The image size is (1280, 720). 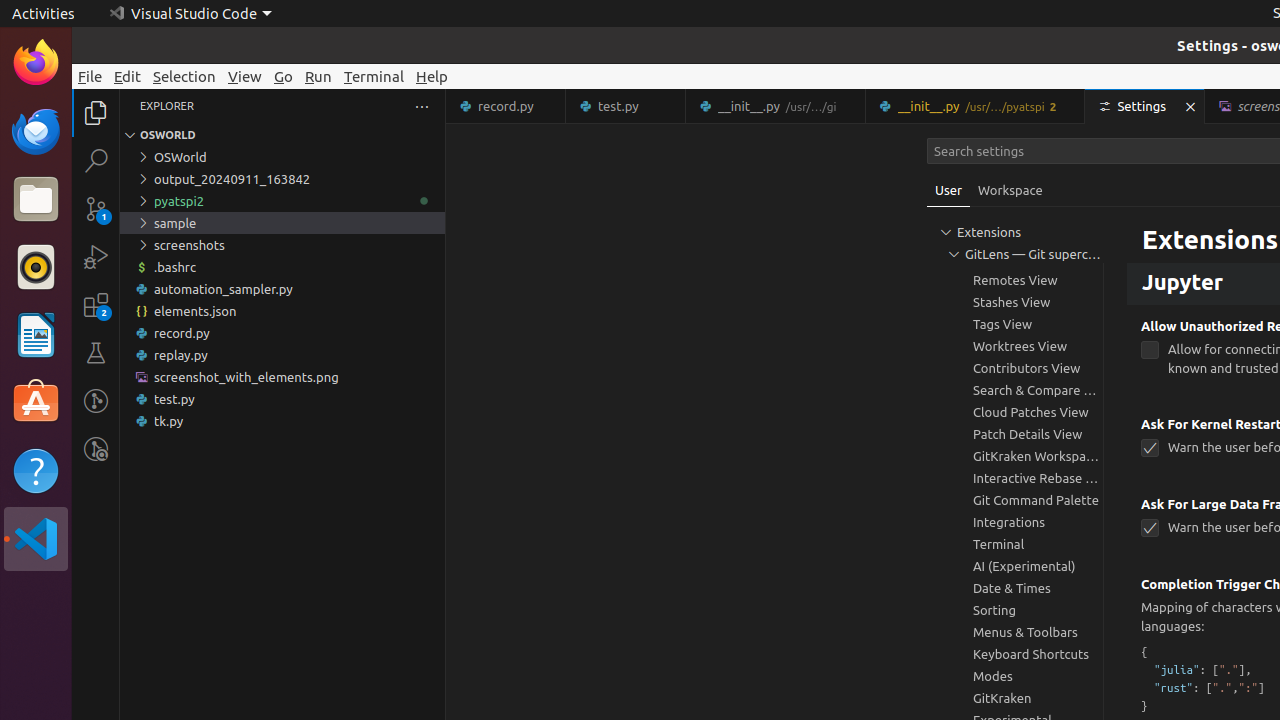 What do you see at coordinates (281, 244) in the screenshot?
I see `'screenshots'` at bounding box center [281, 244].